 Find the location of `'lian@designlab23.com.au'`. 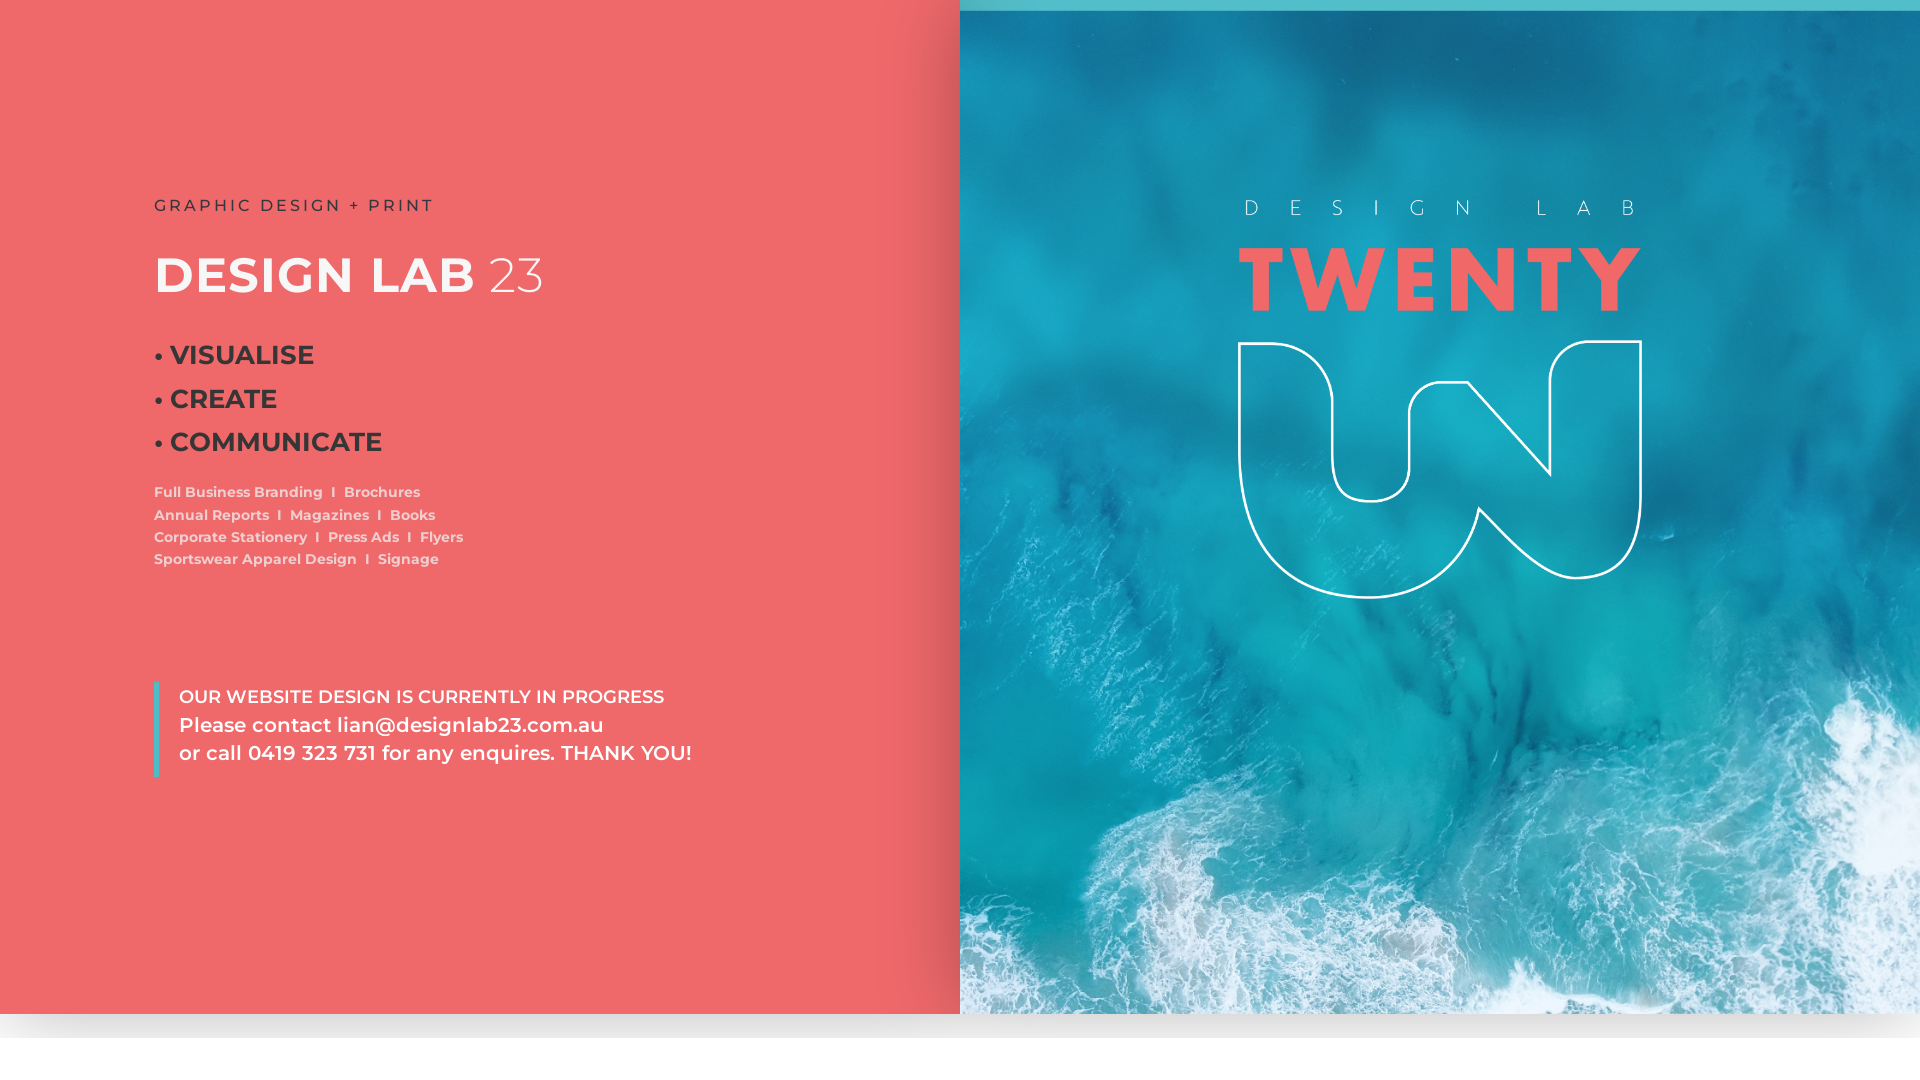

'lian@designlab23.com.au' is located at coordinates (469, 725).